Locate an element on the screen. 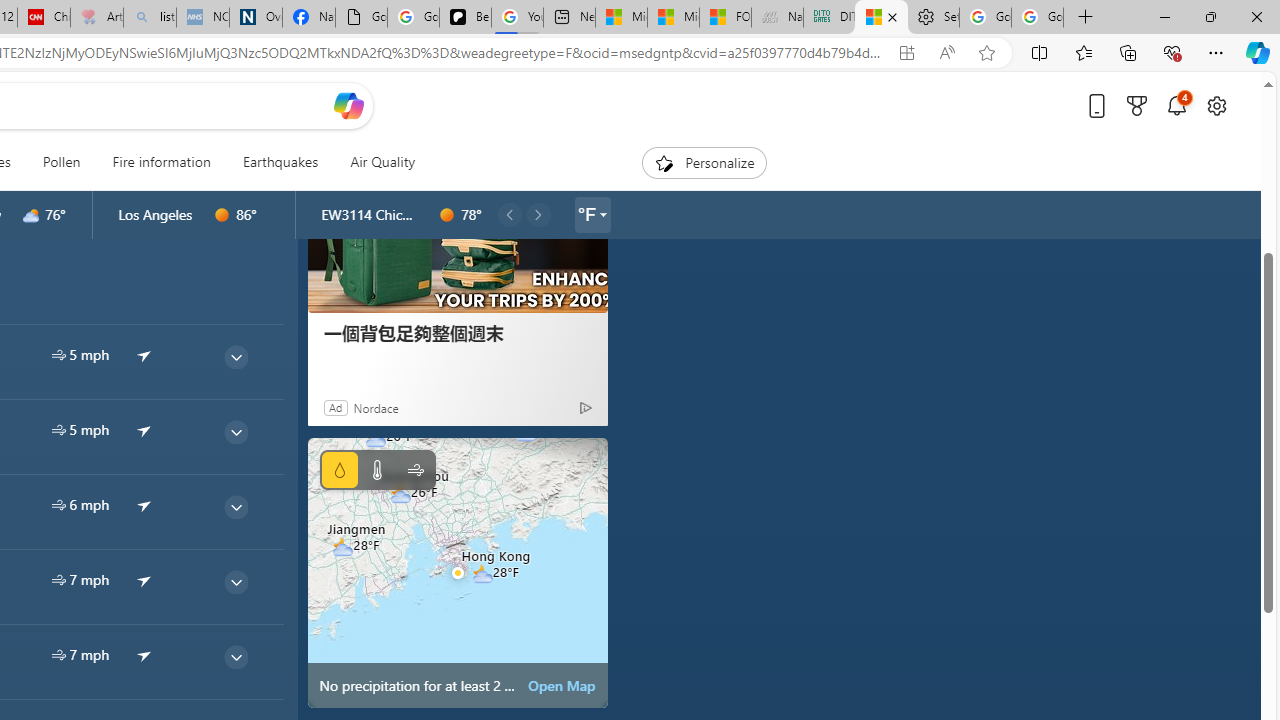 The image size is (1280, 720). 'Arthritis: Ask Health Professionals - Sleeping' is located at coordinates (95, 17).